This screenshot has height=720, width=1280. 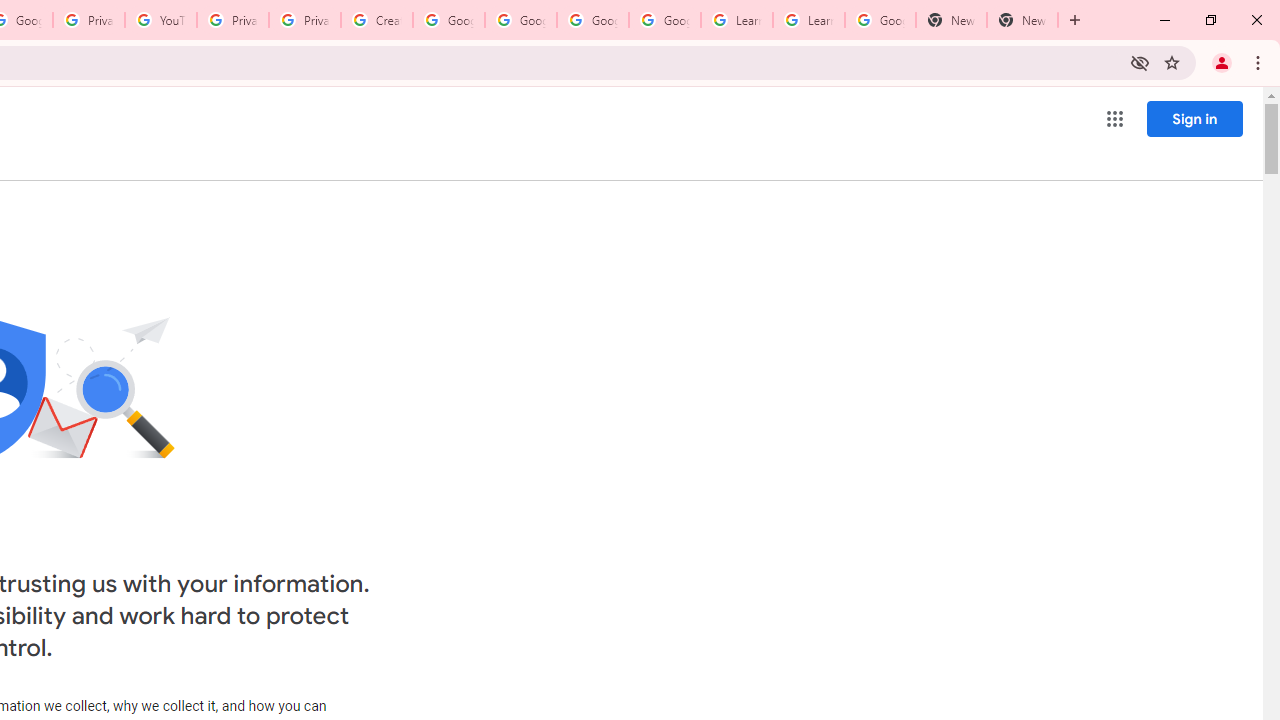 What do you see at coordinates (376, 20) in the screenshot?
I see `'Create your Google Account'` at bounding box center [376, 20].